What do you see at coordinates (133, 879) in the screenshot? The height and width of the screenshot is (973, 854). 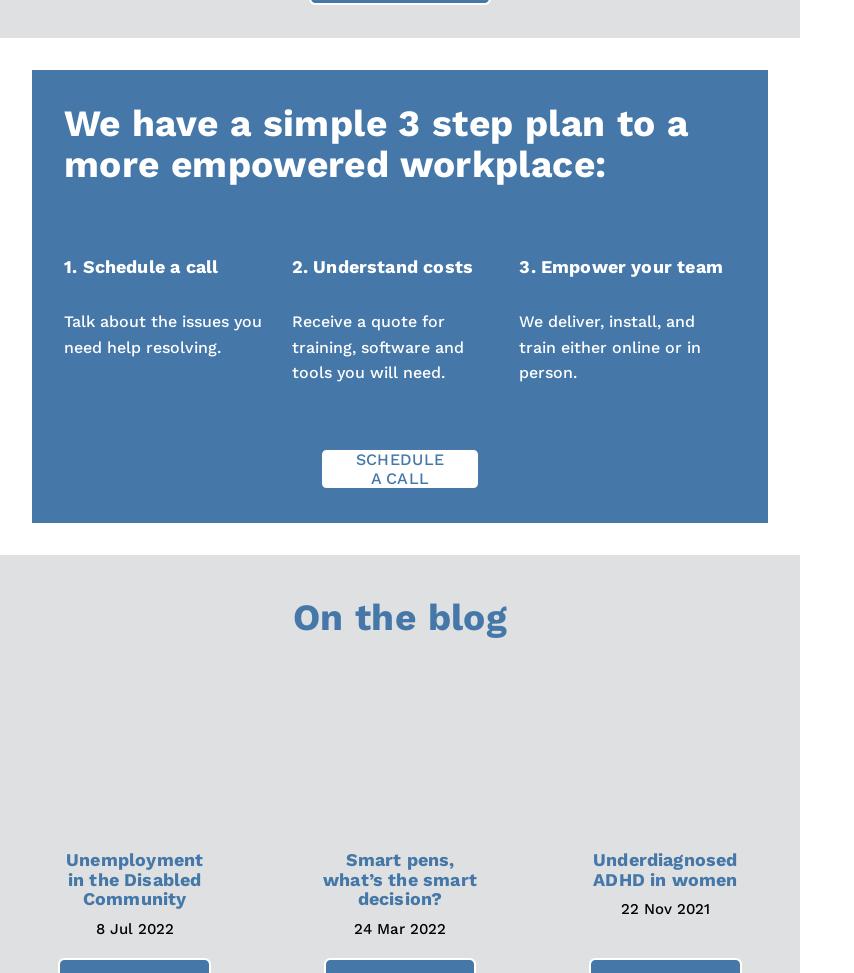 I see `'Unemployment in the Disabled Community'` at bounding box center [133, 879].